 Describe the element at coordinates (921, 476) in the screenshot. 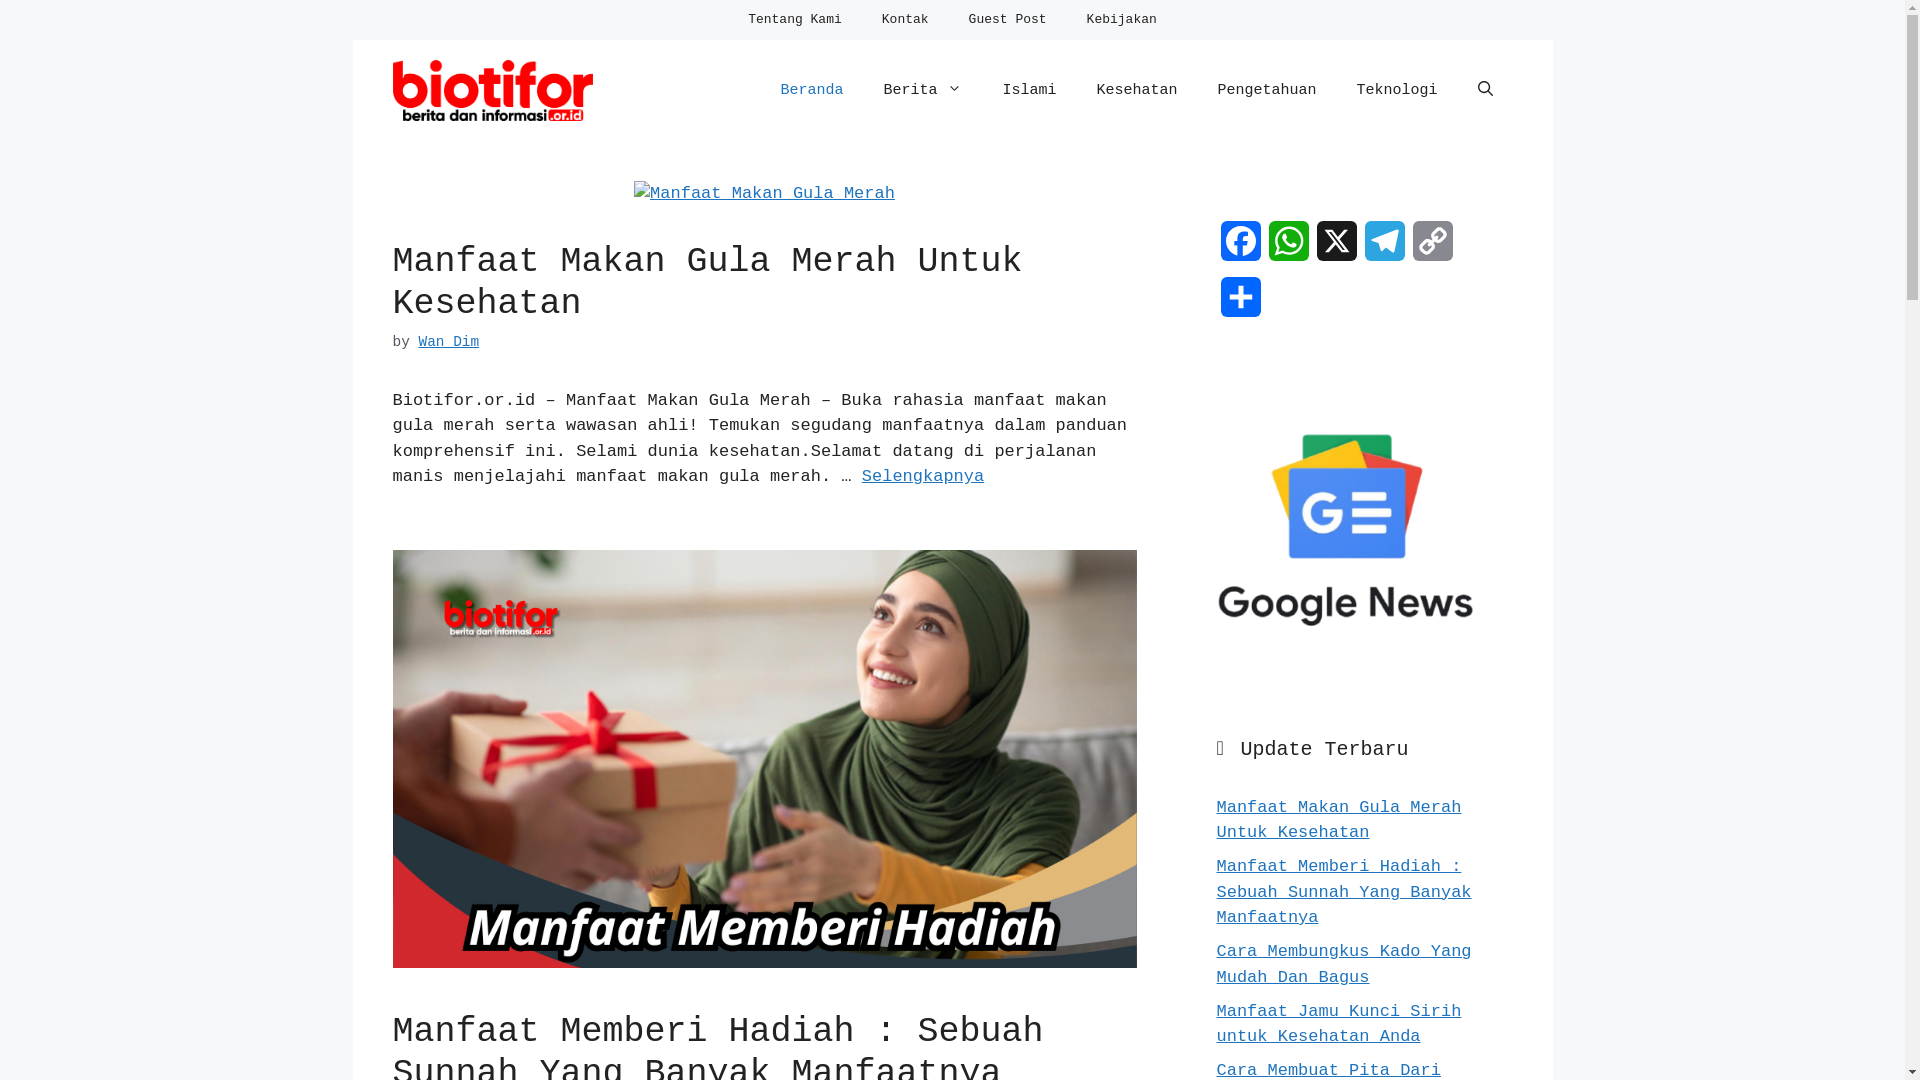

I see `'Selengkapnya'` at that location.